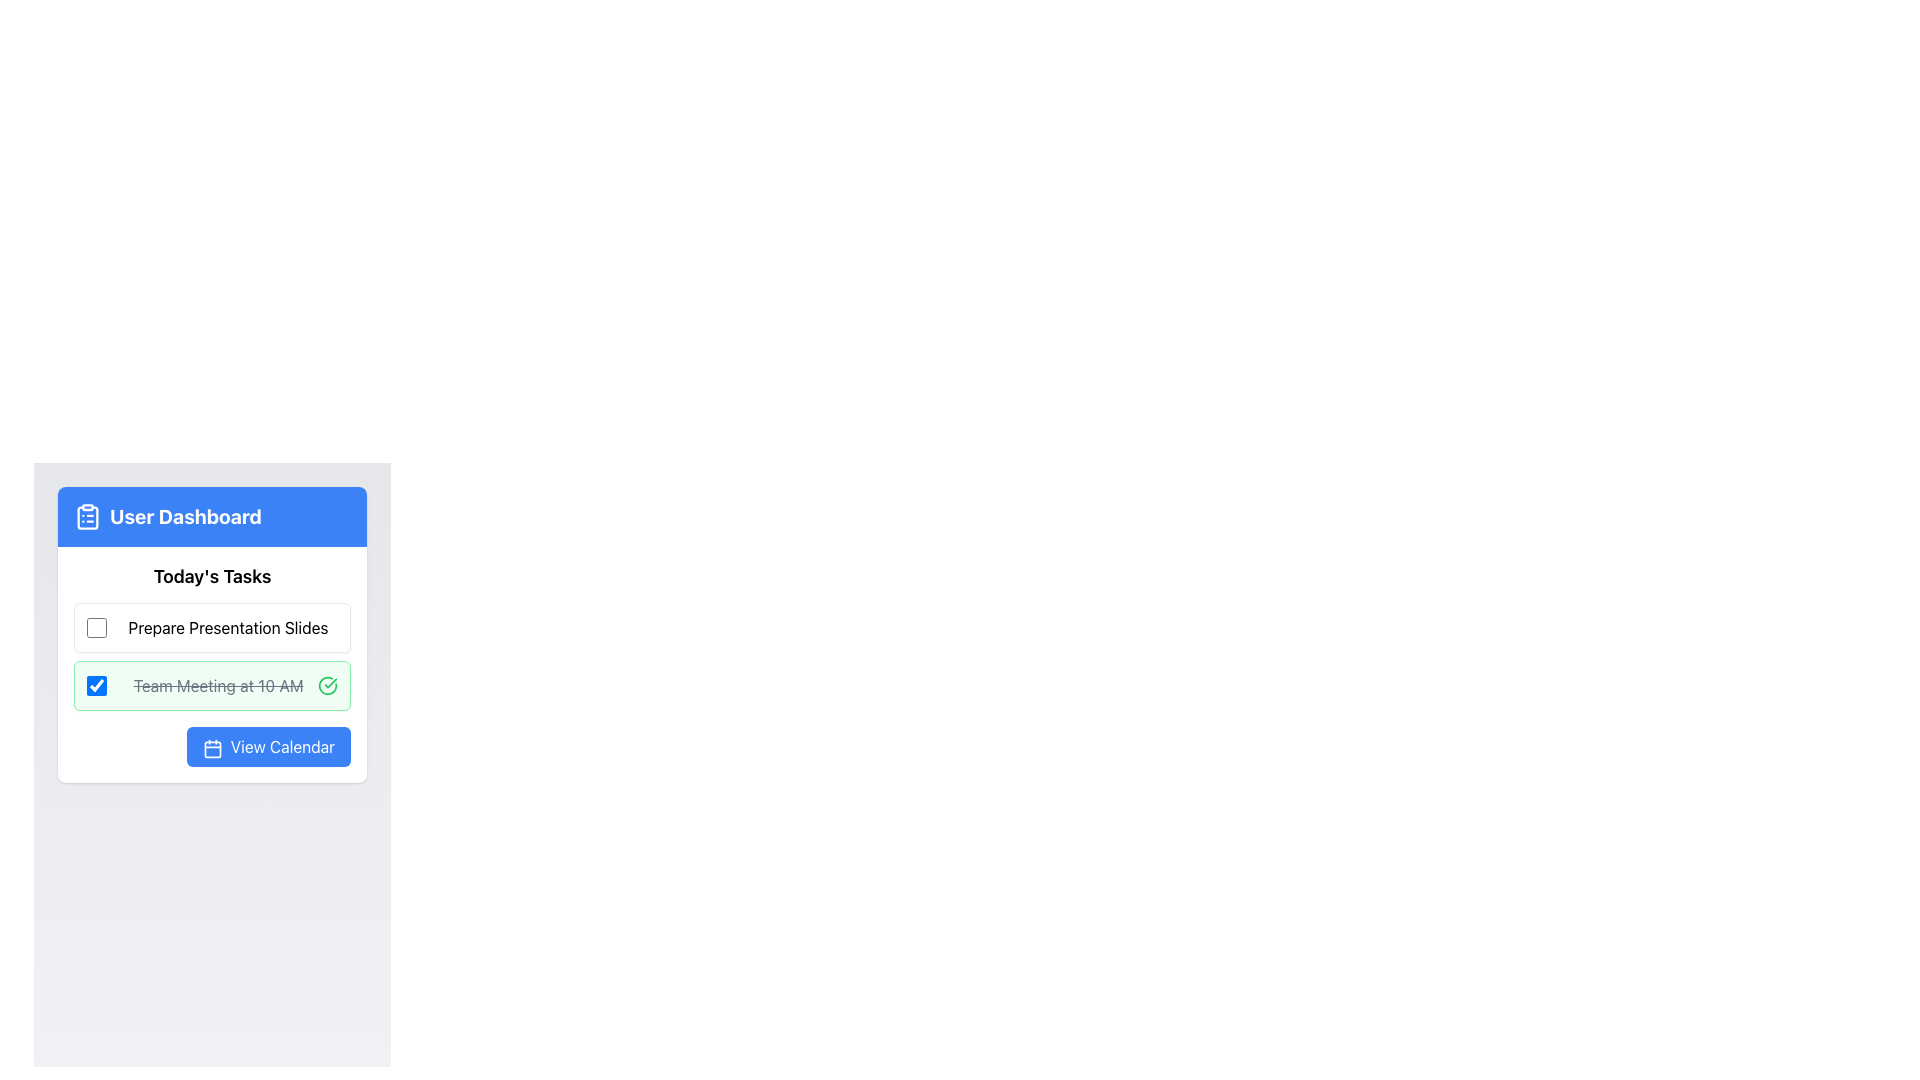 This screenshot has height=1080, width=1920. What do you see at coordinates (218, 685) in the screenshot?
I see `the static text indicating the completed task located in the 'Today's Tasks' list within the 'User Dashboard' section, which is the second item in the list` at bounding box center [218, 685].